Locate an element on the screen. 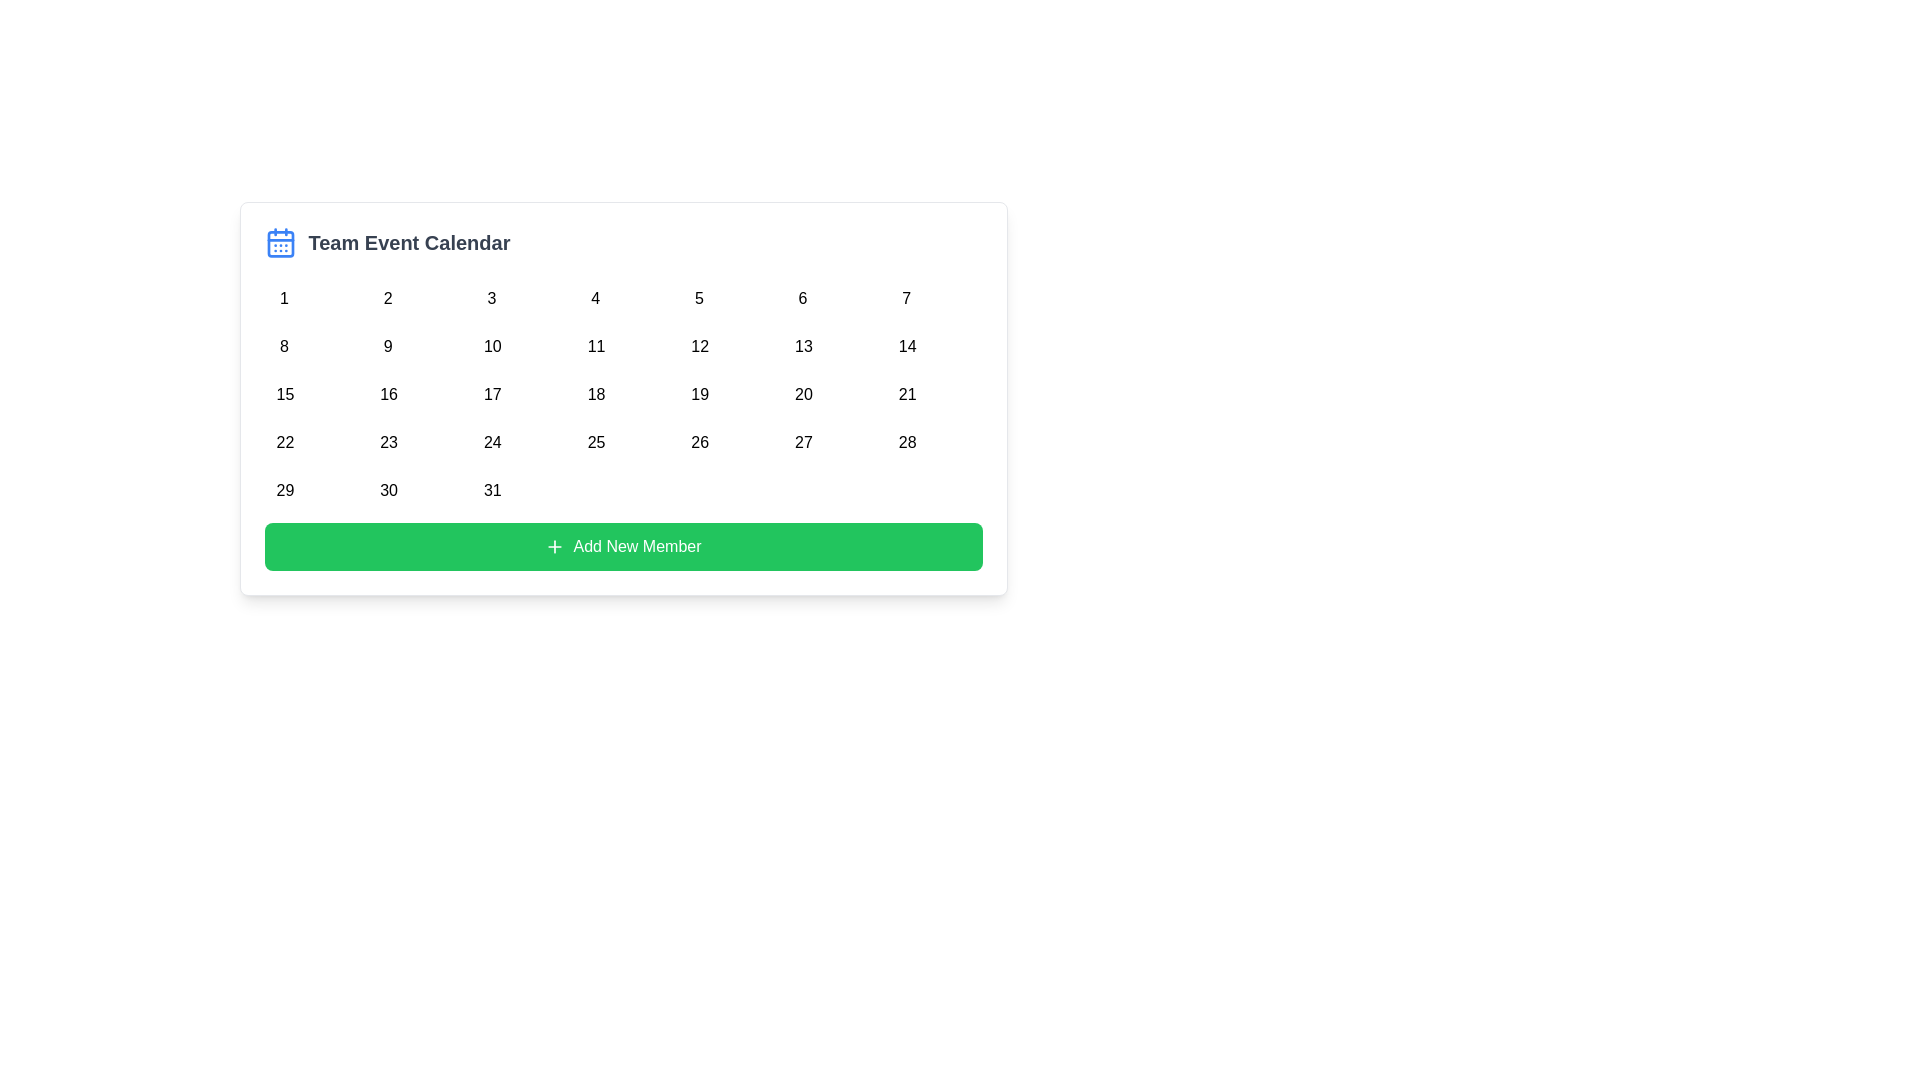 The height and width of the screenshot is (1080, 1920). the button for selecting the date '30' in the calendar interface, located in the last row of the grid under 'Team Event Calendar' is located at coordinates (388, 486).